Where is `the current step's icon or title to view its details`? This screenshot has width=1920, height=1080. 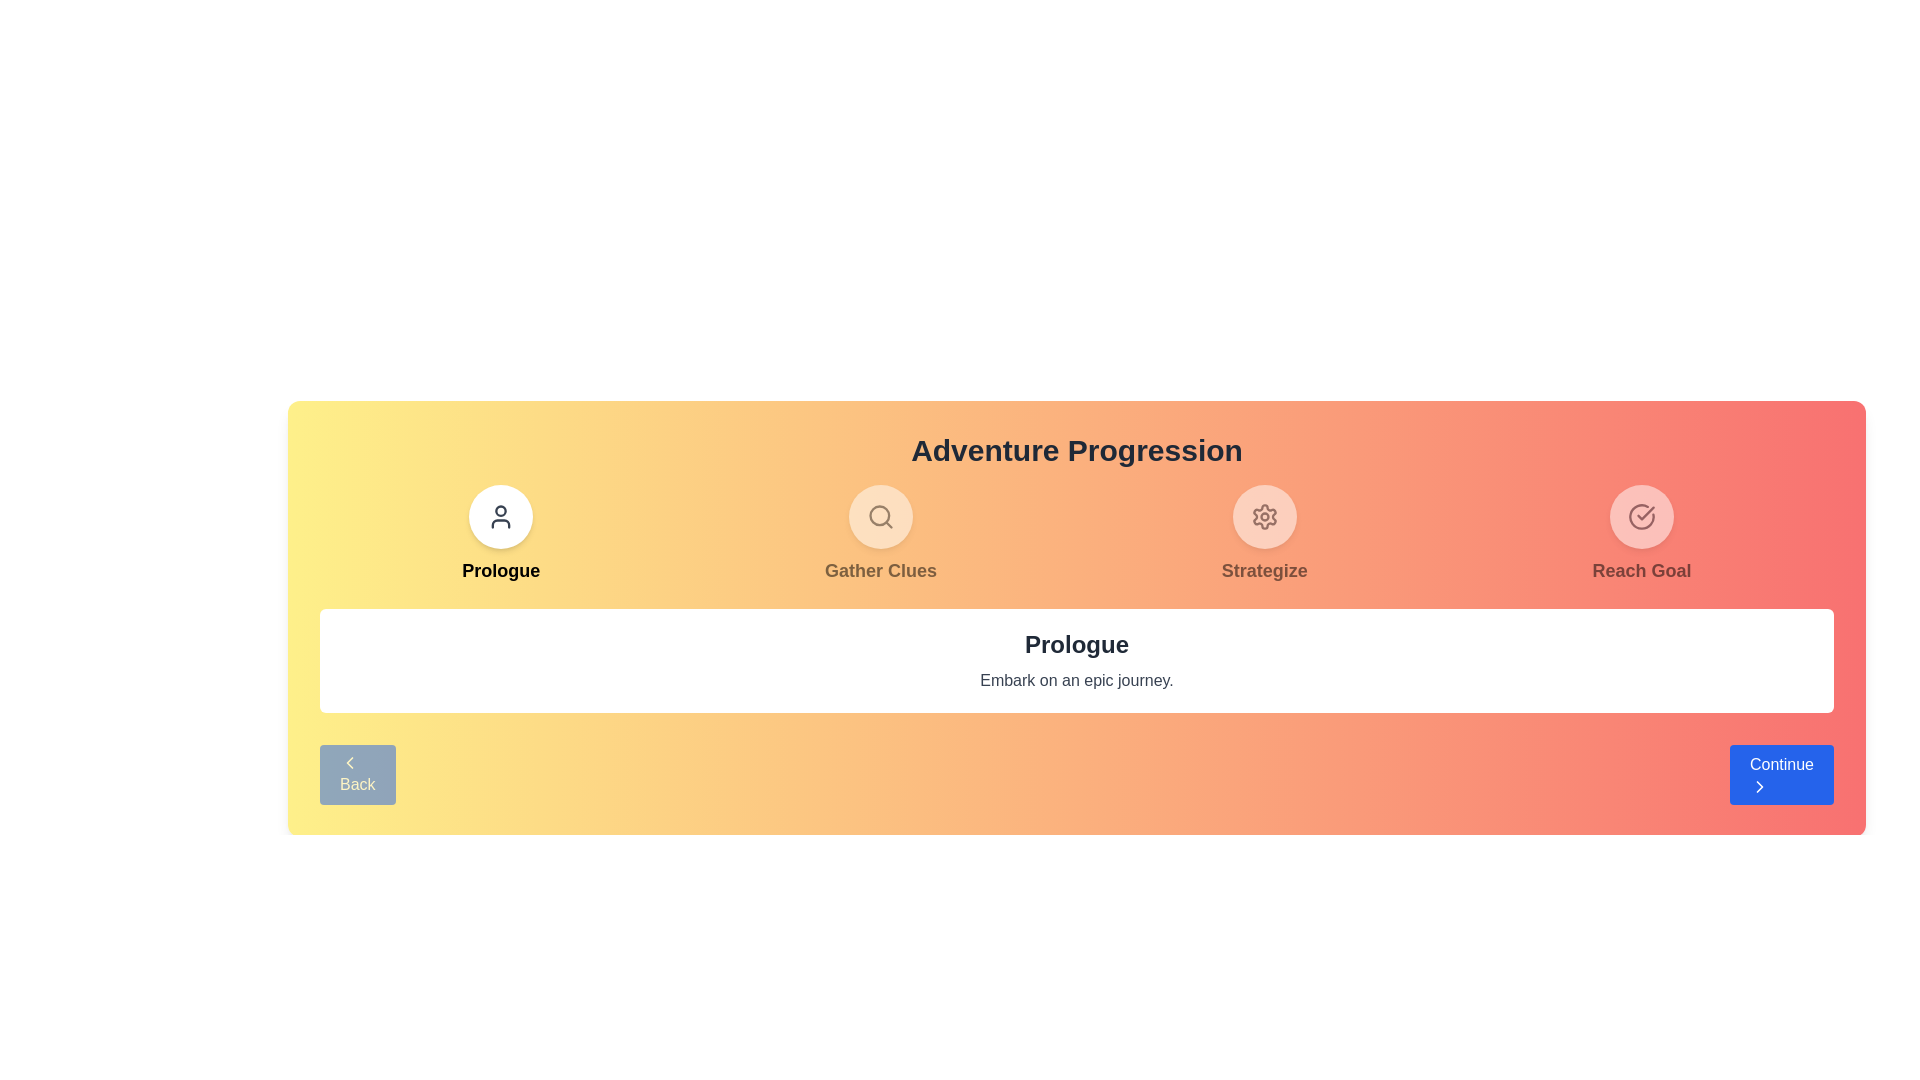 the current step's icon or title to view its details is located at coordinates (501, 515).